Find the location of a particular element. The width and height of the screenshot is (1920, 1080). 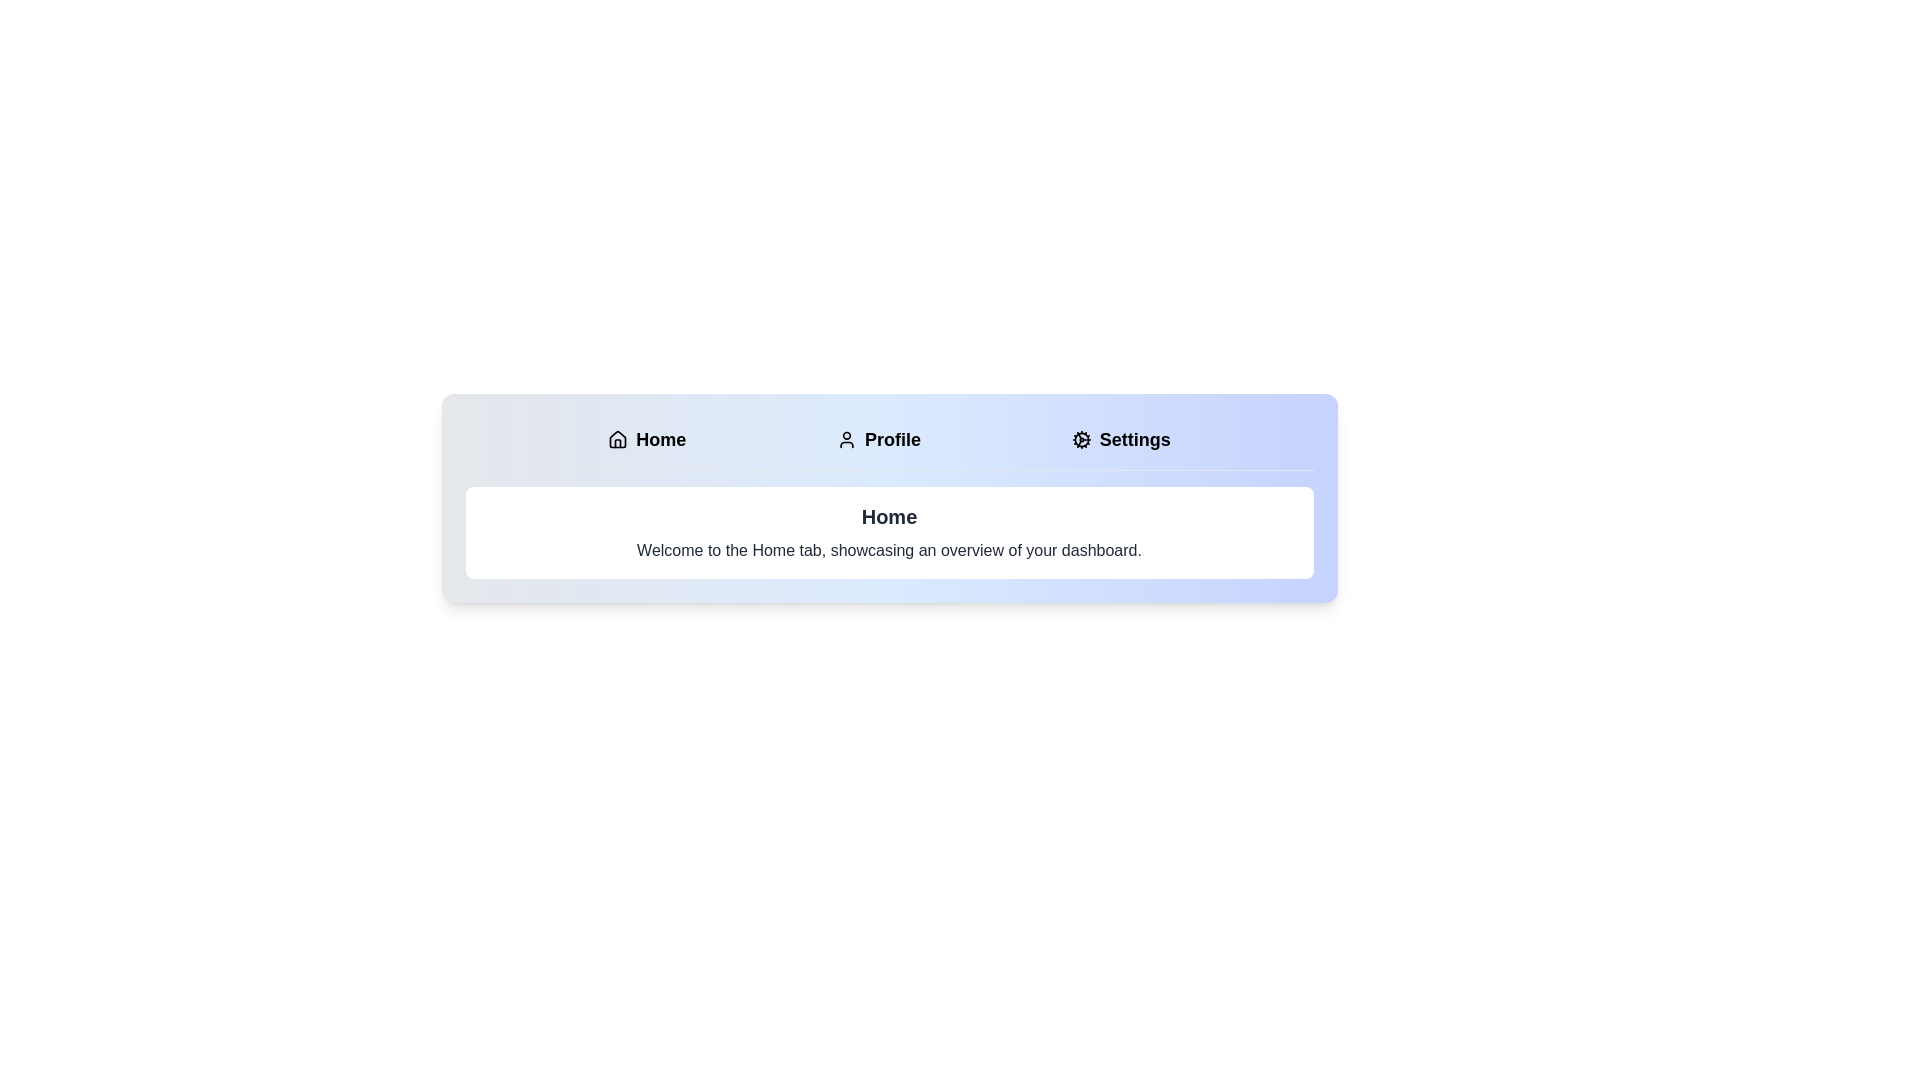

the visual representation of the Profile icon, which depicts a silhouette of a human figure with a circular head and an outline suggesting shoulders and a torso, located within the 'Profile' tab is located at coordinates (846, 438).